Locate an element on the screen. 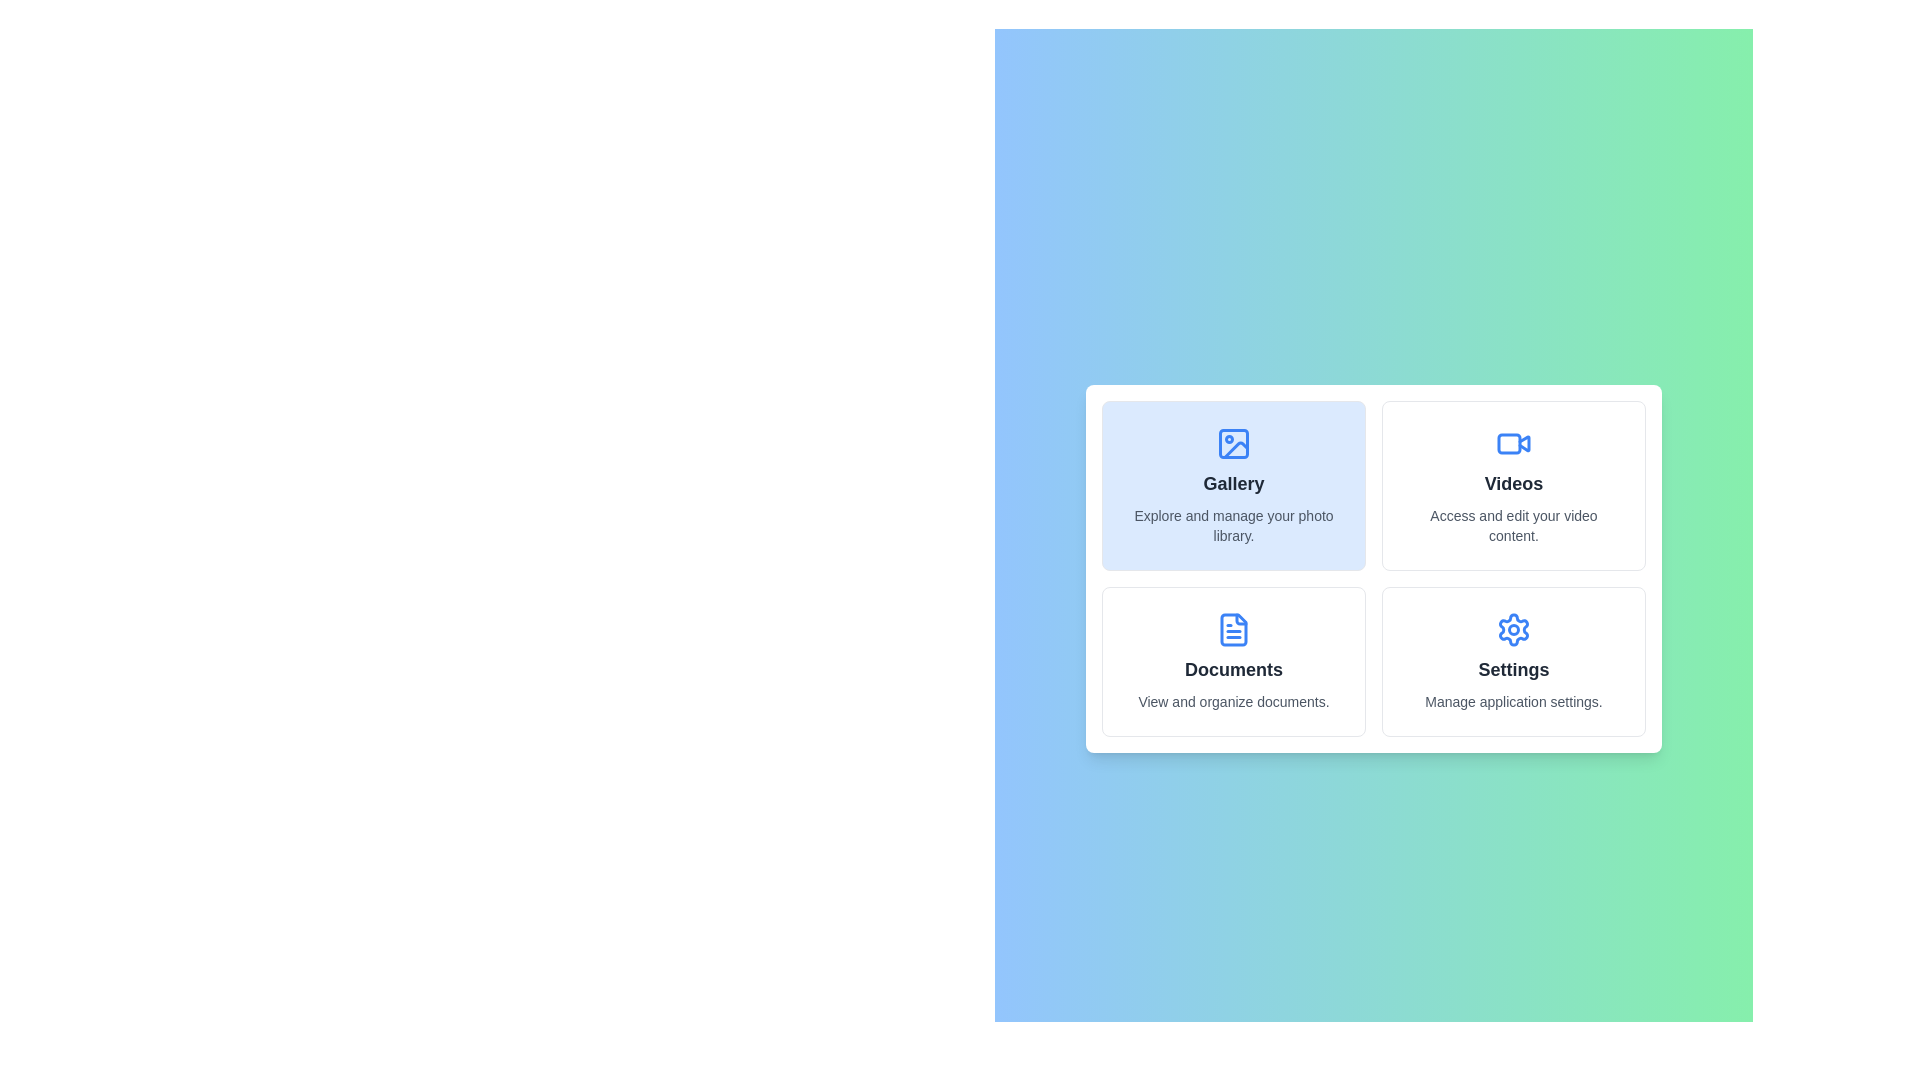 This screenshot has height=1080, width=1920. the icon and label for Videos is located at coordinates (1513, 486).